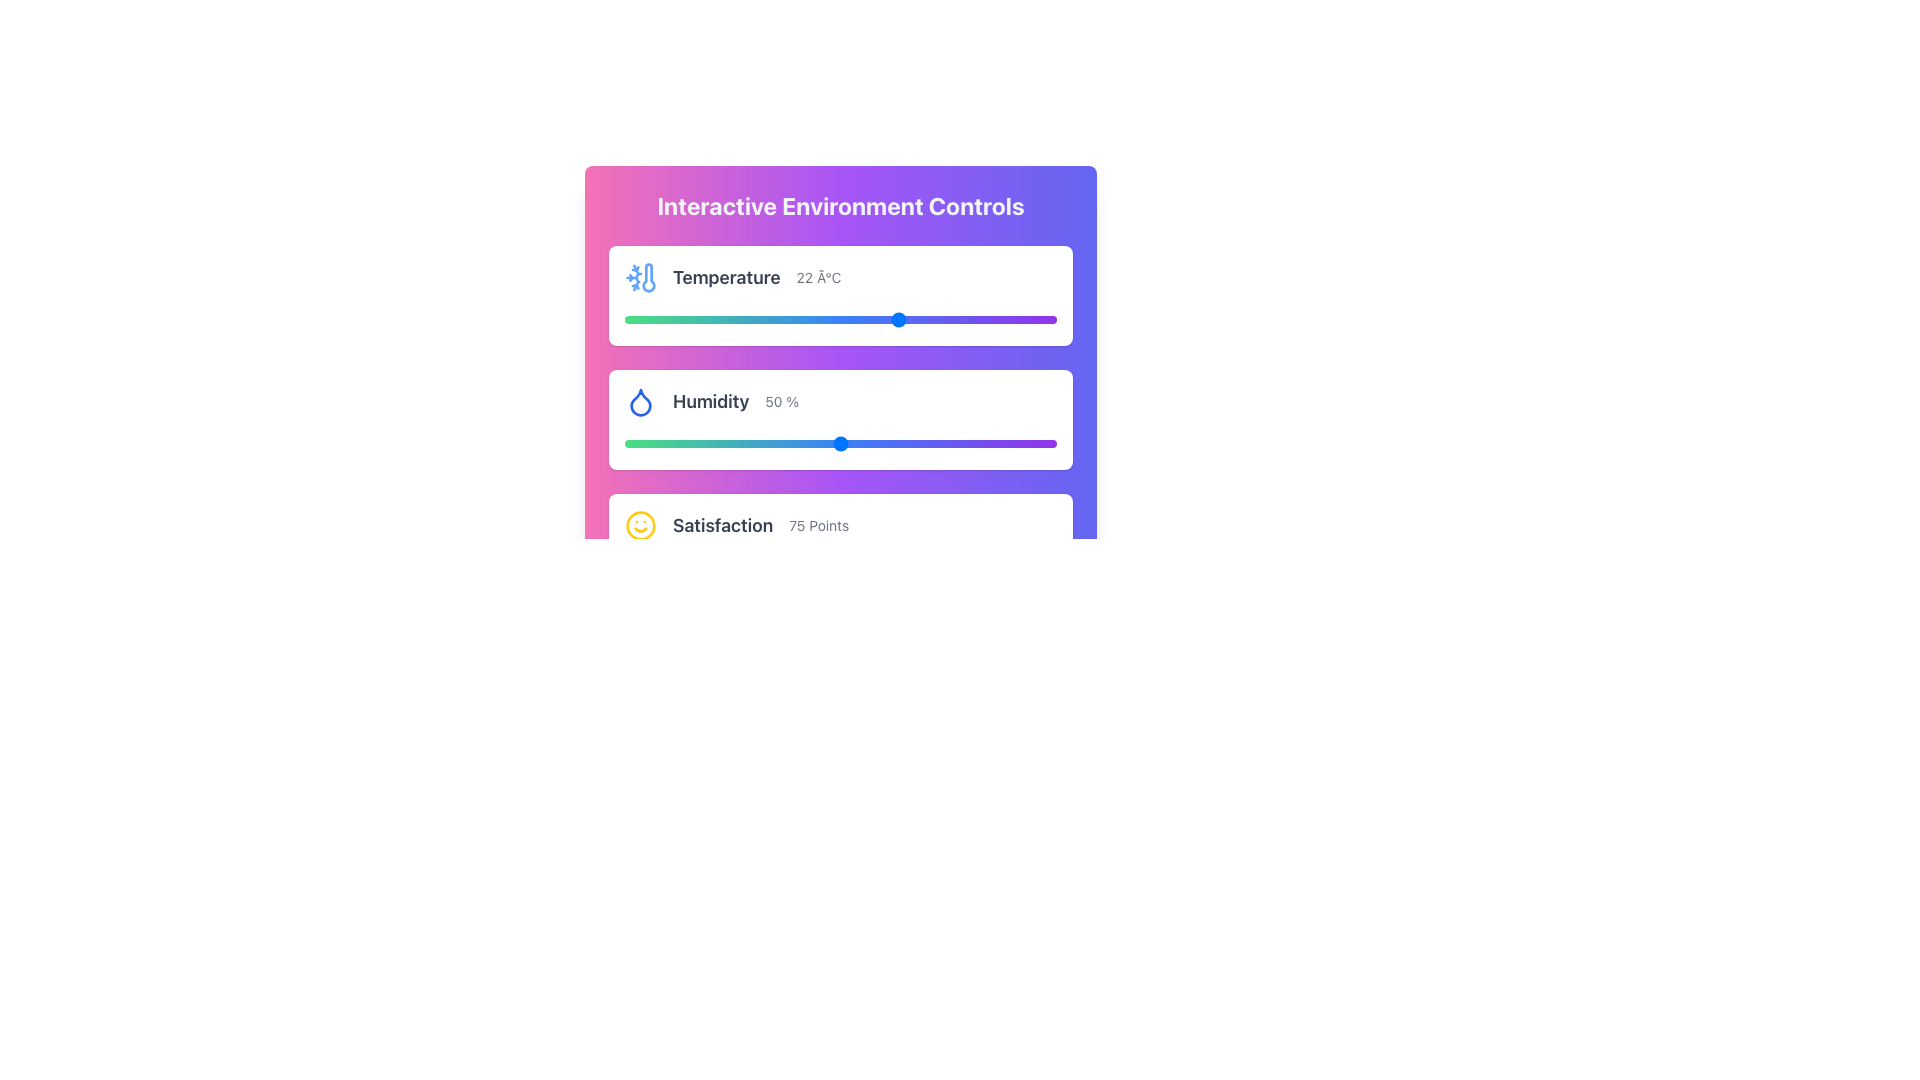  What do you see at coordinates (840, 205) in the screenshot?
I see `the prominently displayed textual header that reads 'Interactive Environment Controls', which is styled in bold, large light gray text and located at the top of the gradient background` at bounding box center [840, 205].